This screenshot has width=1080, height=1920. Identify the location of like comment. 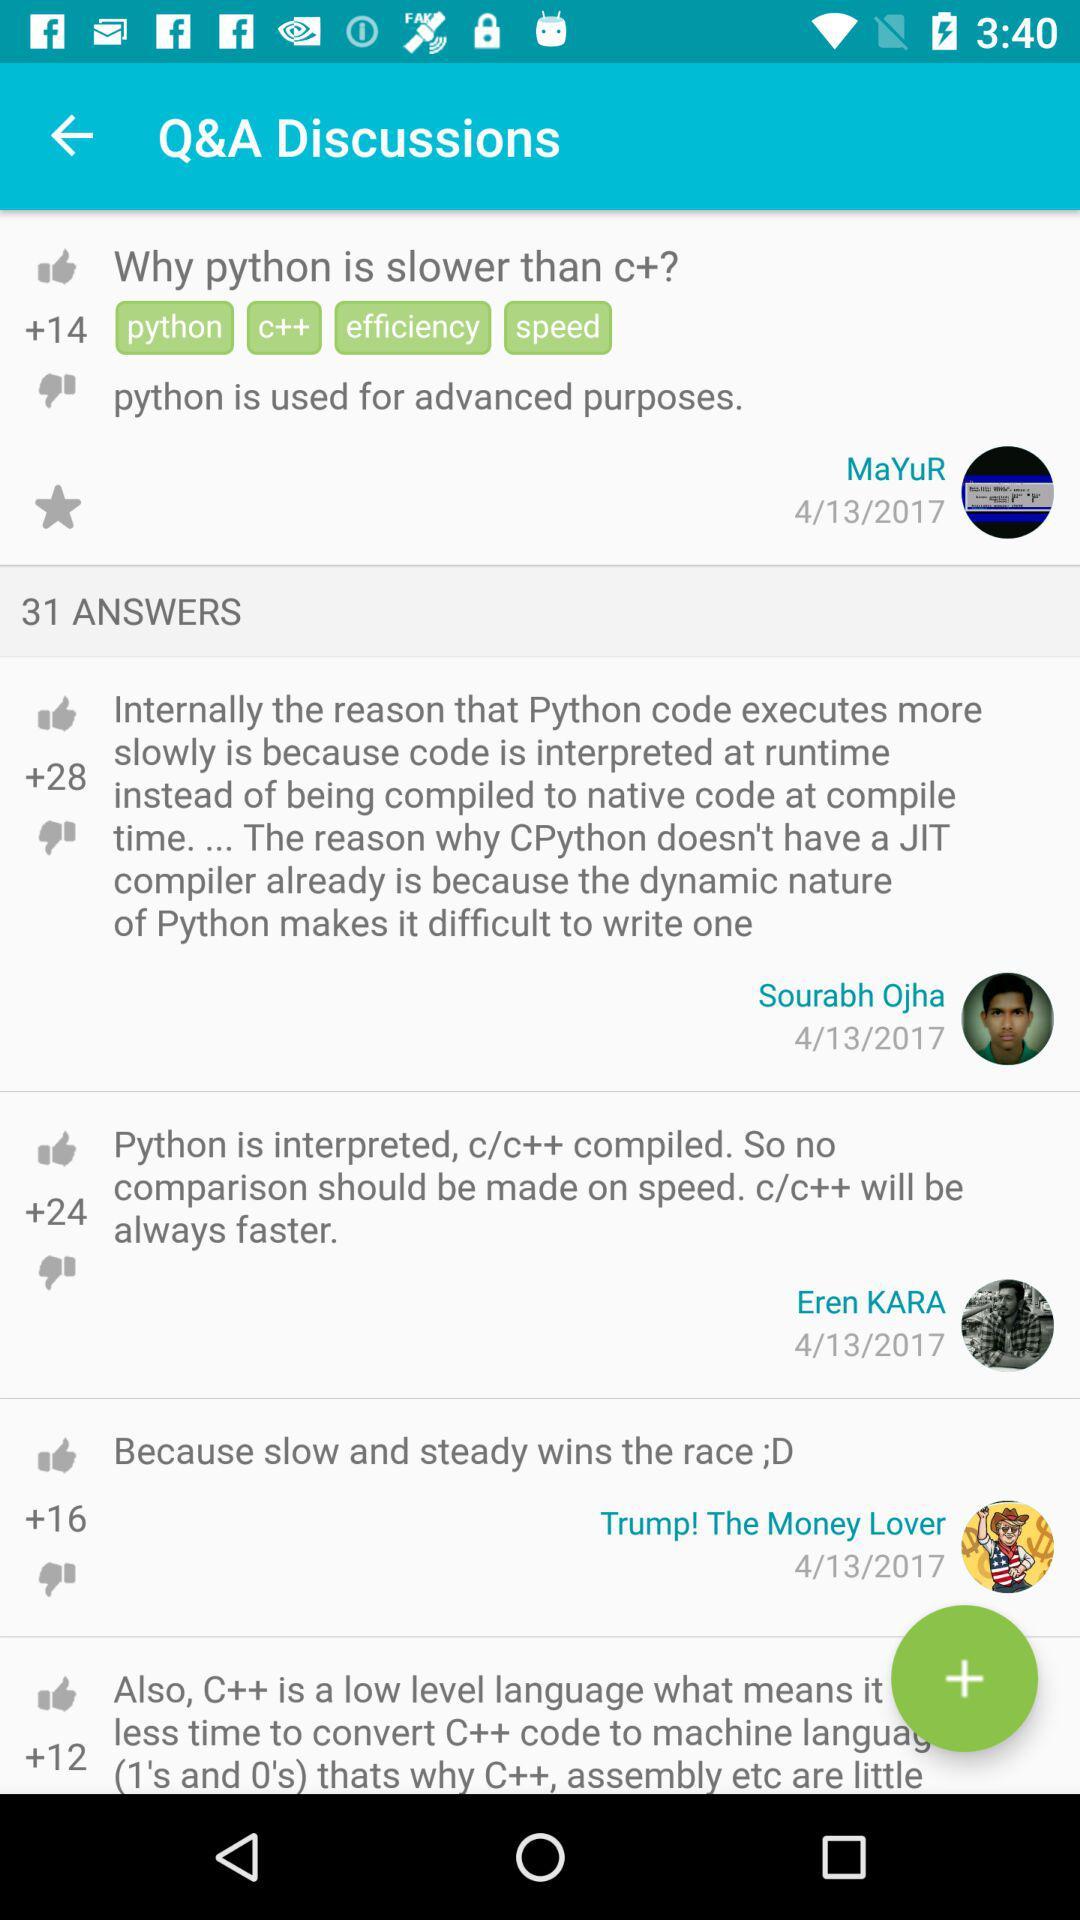
(55, 713).